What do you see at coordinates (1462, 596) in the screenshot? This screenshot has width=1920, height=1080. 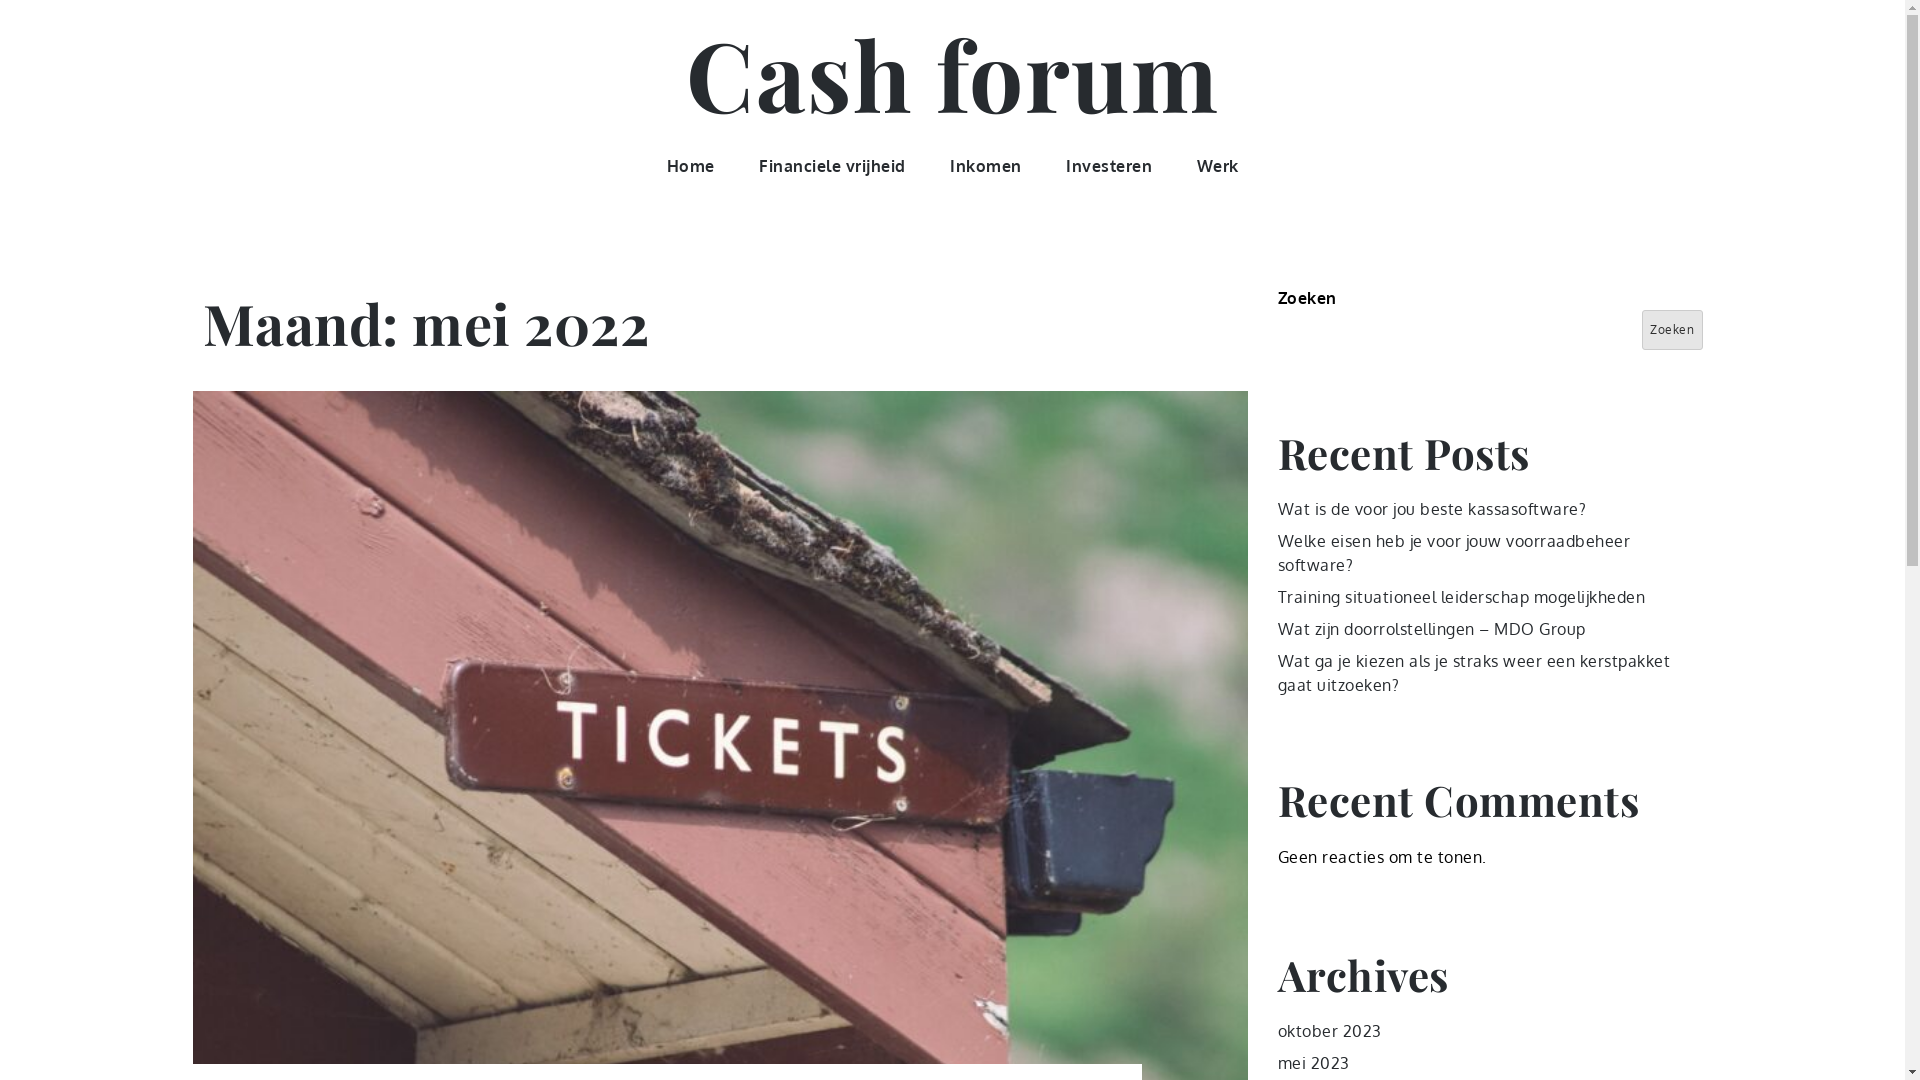 I see `'Training situationeel leiderschap mogelijkheden'` at bounding box center [1462, 596].